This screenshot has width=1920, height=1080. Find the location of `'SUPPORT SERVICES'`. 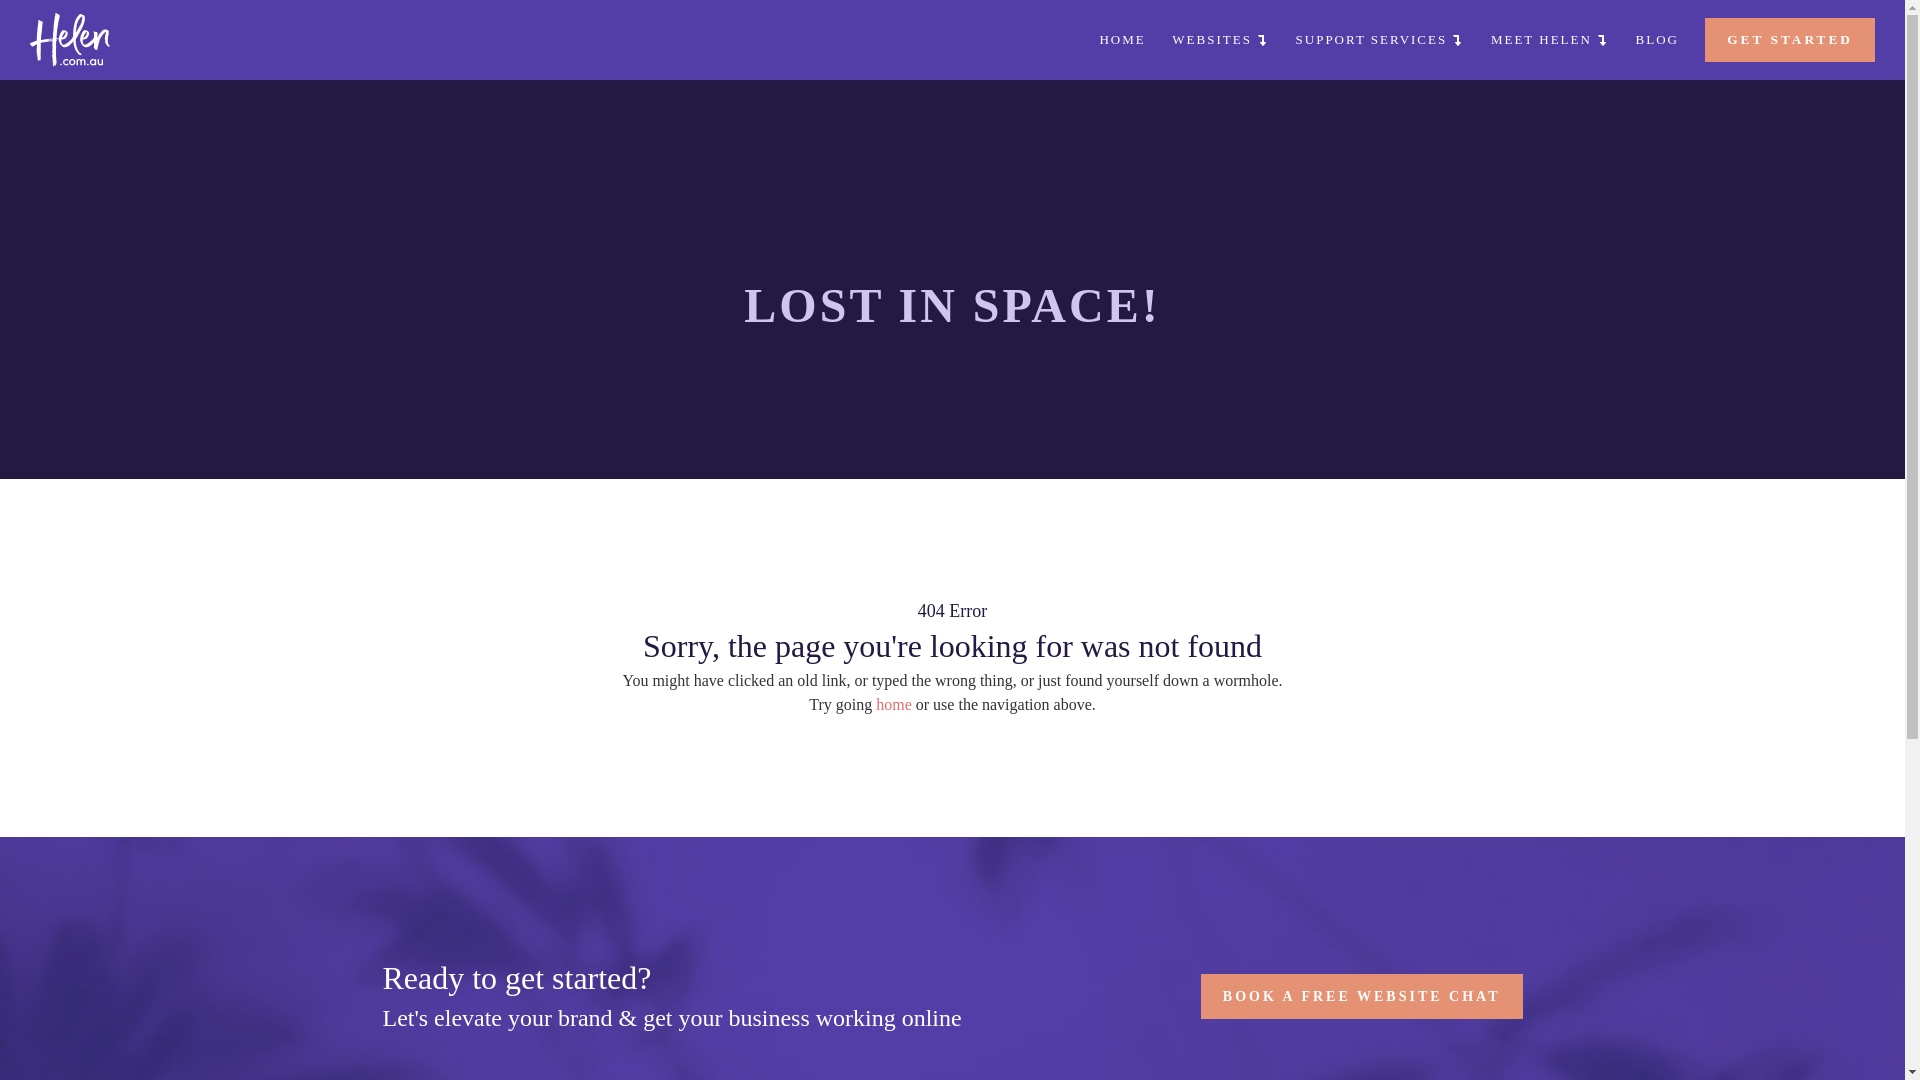

'SUPPORT SERVICES' is located at coordinates (1404, 39).